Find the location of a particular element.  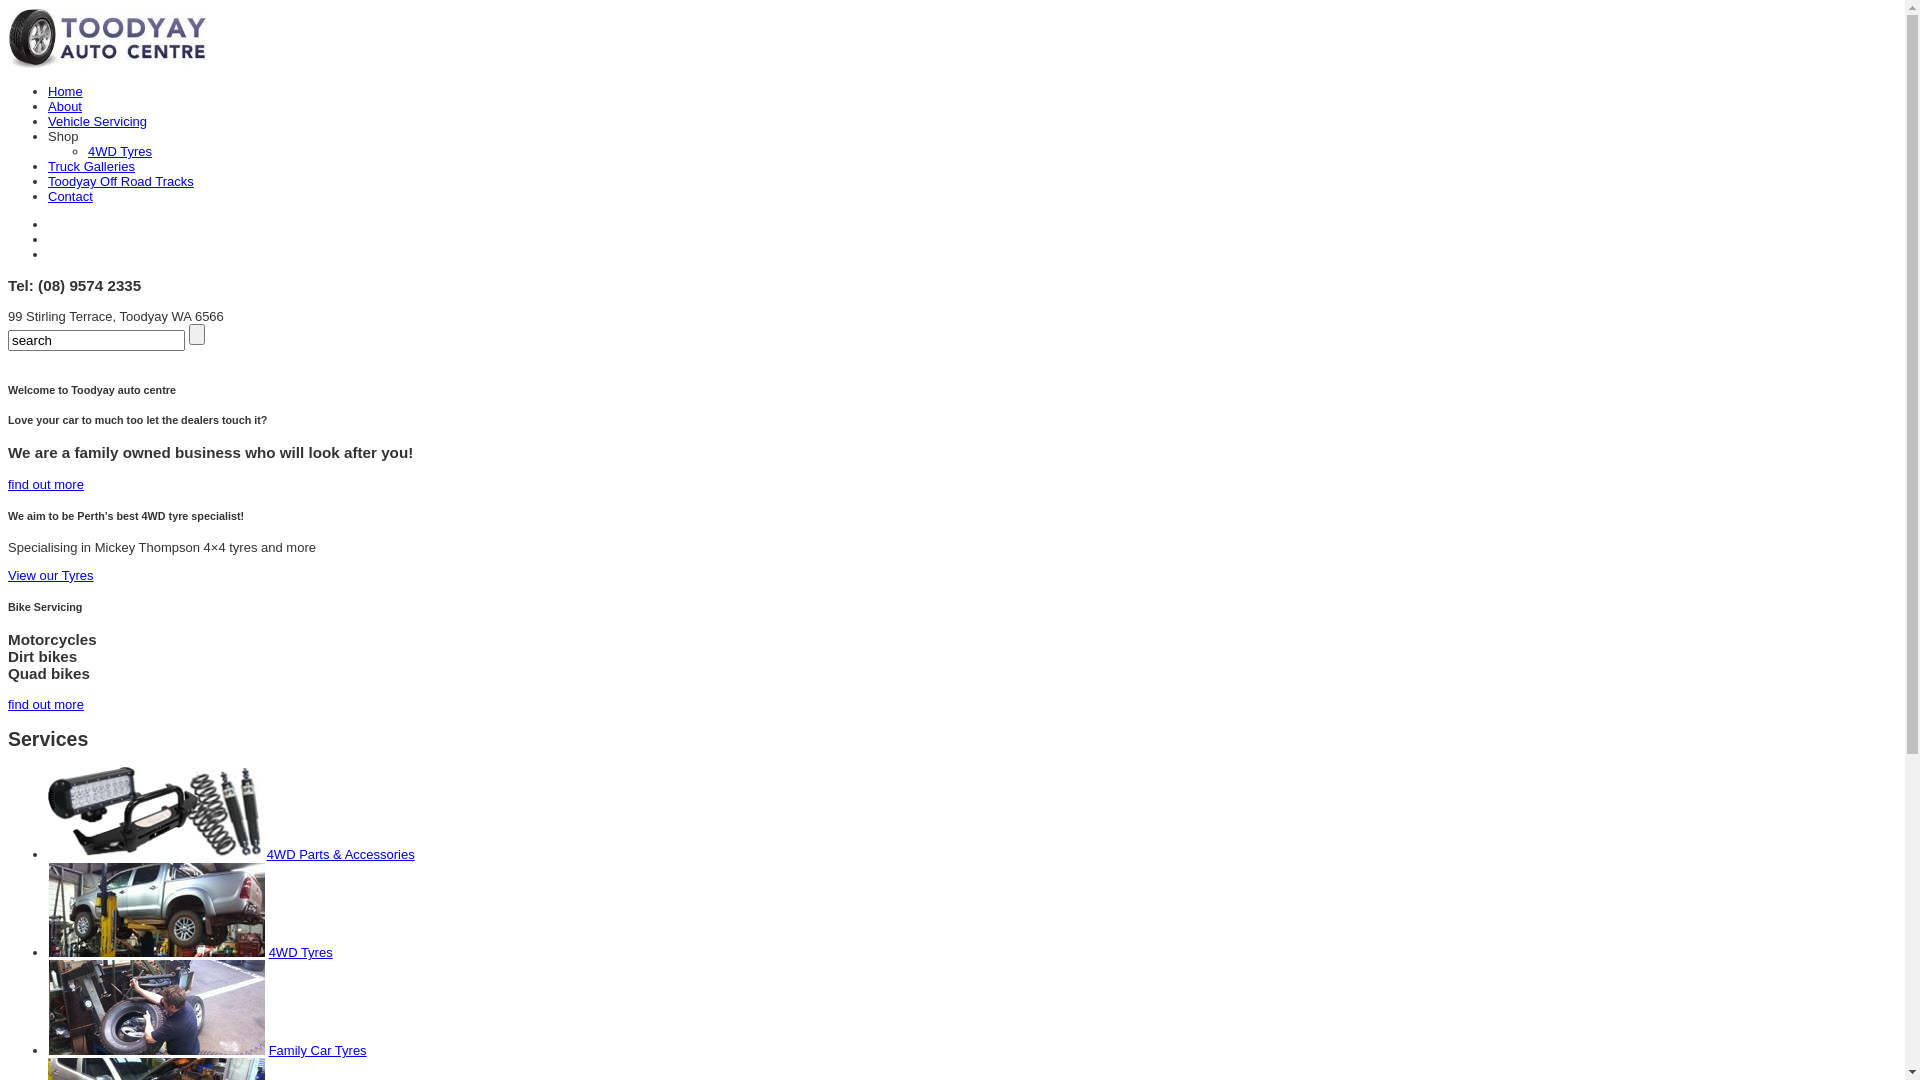

'Toodyay Off Road Tracks' is located at coordinates (119, 181).